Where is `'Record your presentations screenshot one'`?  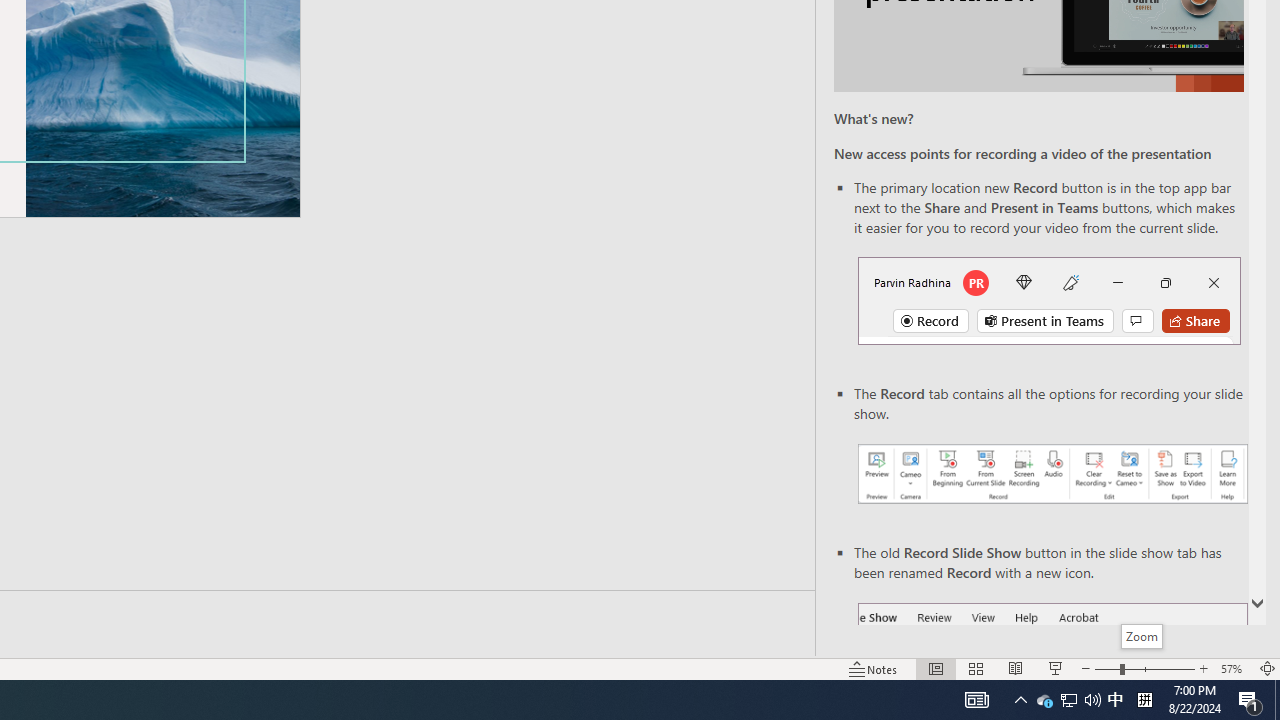
'Record your presentations screenshot one' is located at coordinates (1051, 474).